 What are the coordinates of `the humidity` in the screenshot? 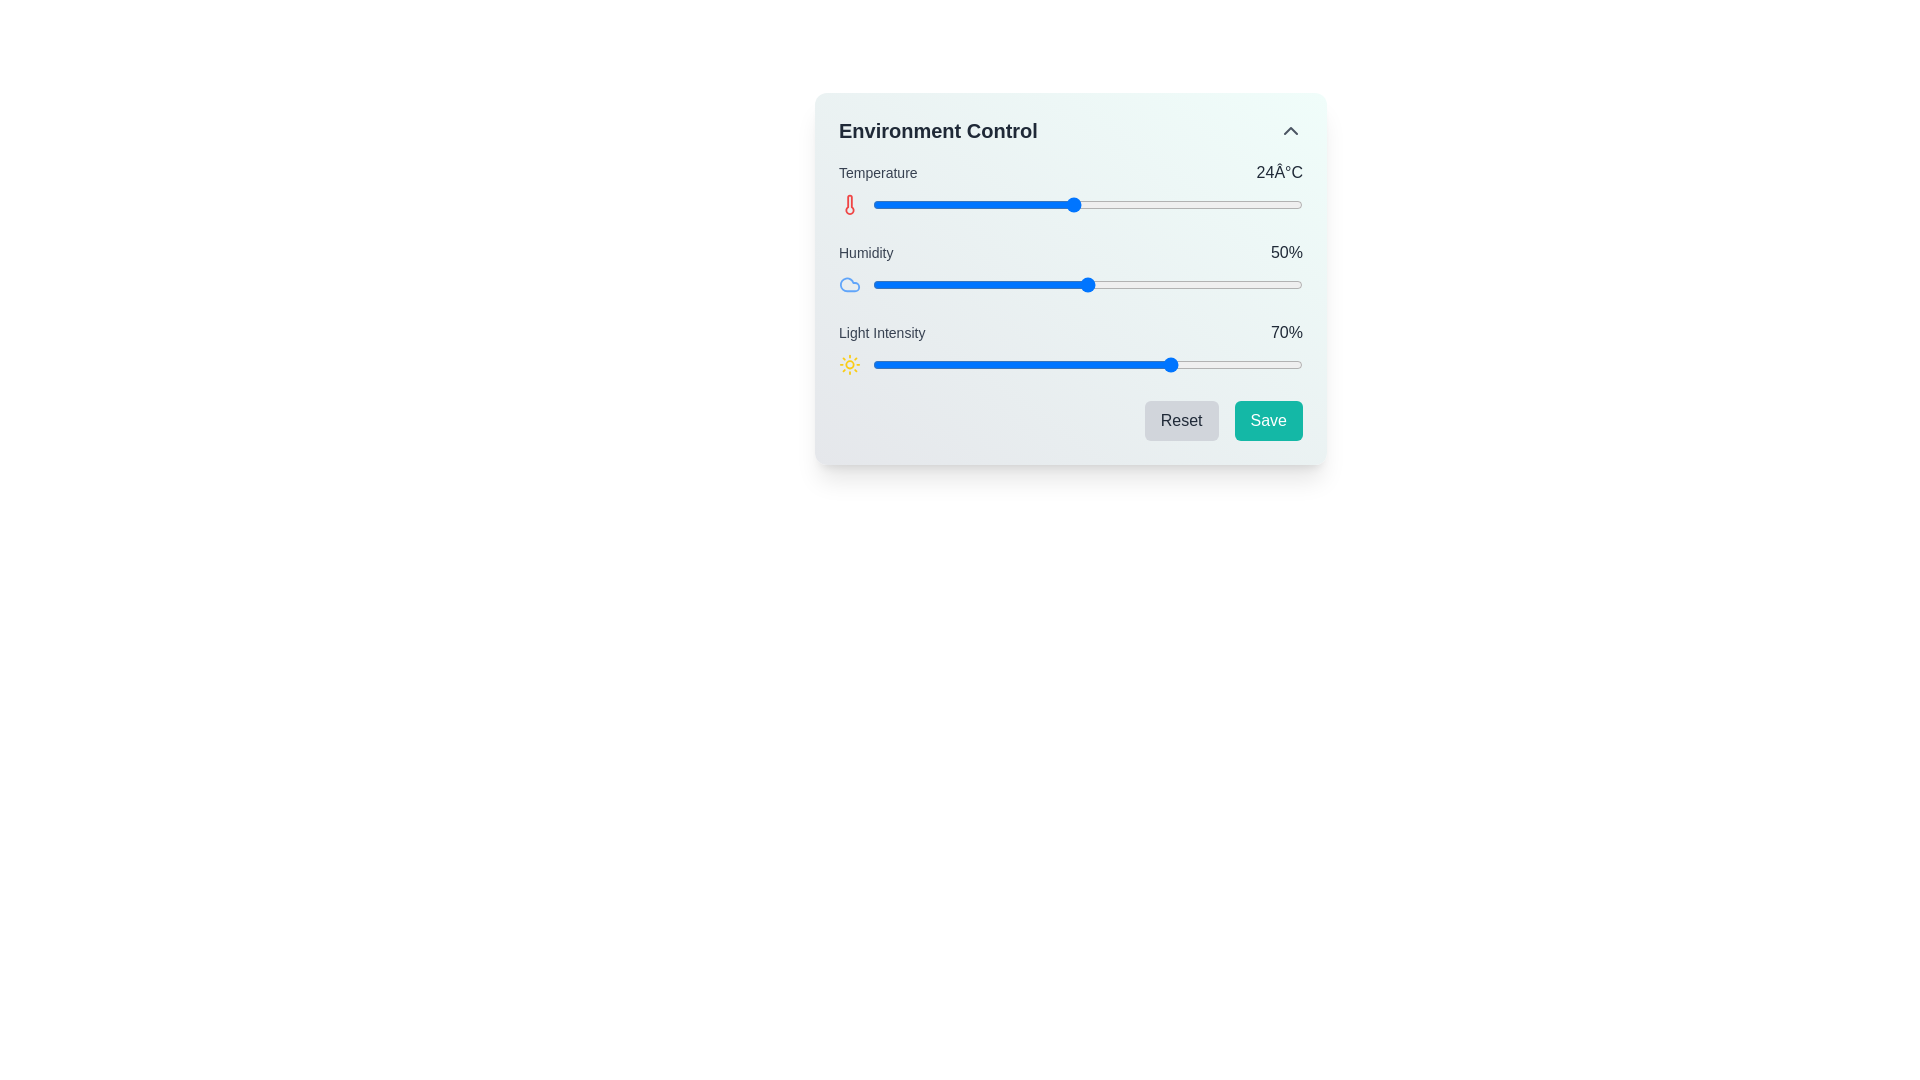 It's located at (889, 285).